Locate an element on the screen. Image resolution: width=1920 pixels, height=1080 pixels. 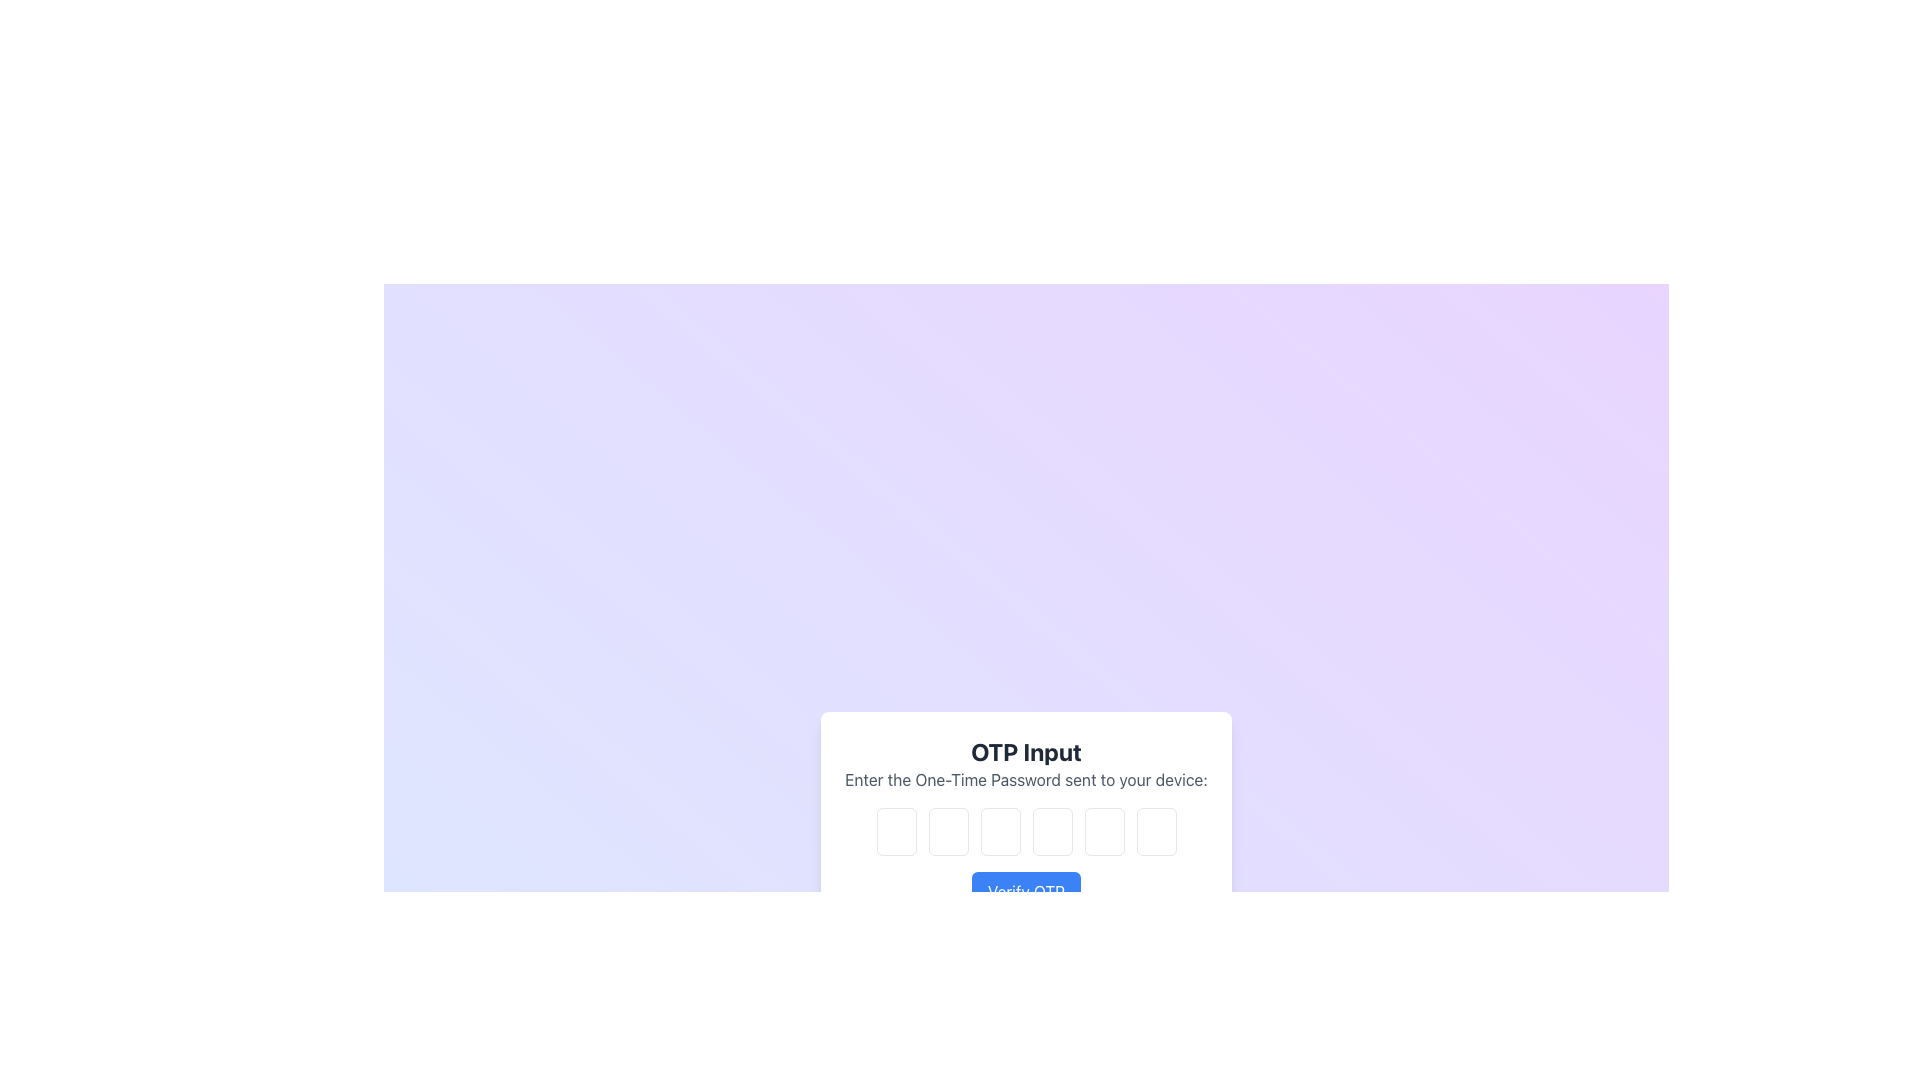
the instructional static text label that guides the user to enter the one-time password (OTP) sent to their device, located directly below the 'OTP Input' title is located at coordinates (1026, 778).